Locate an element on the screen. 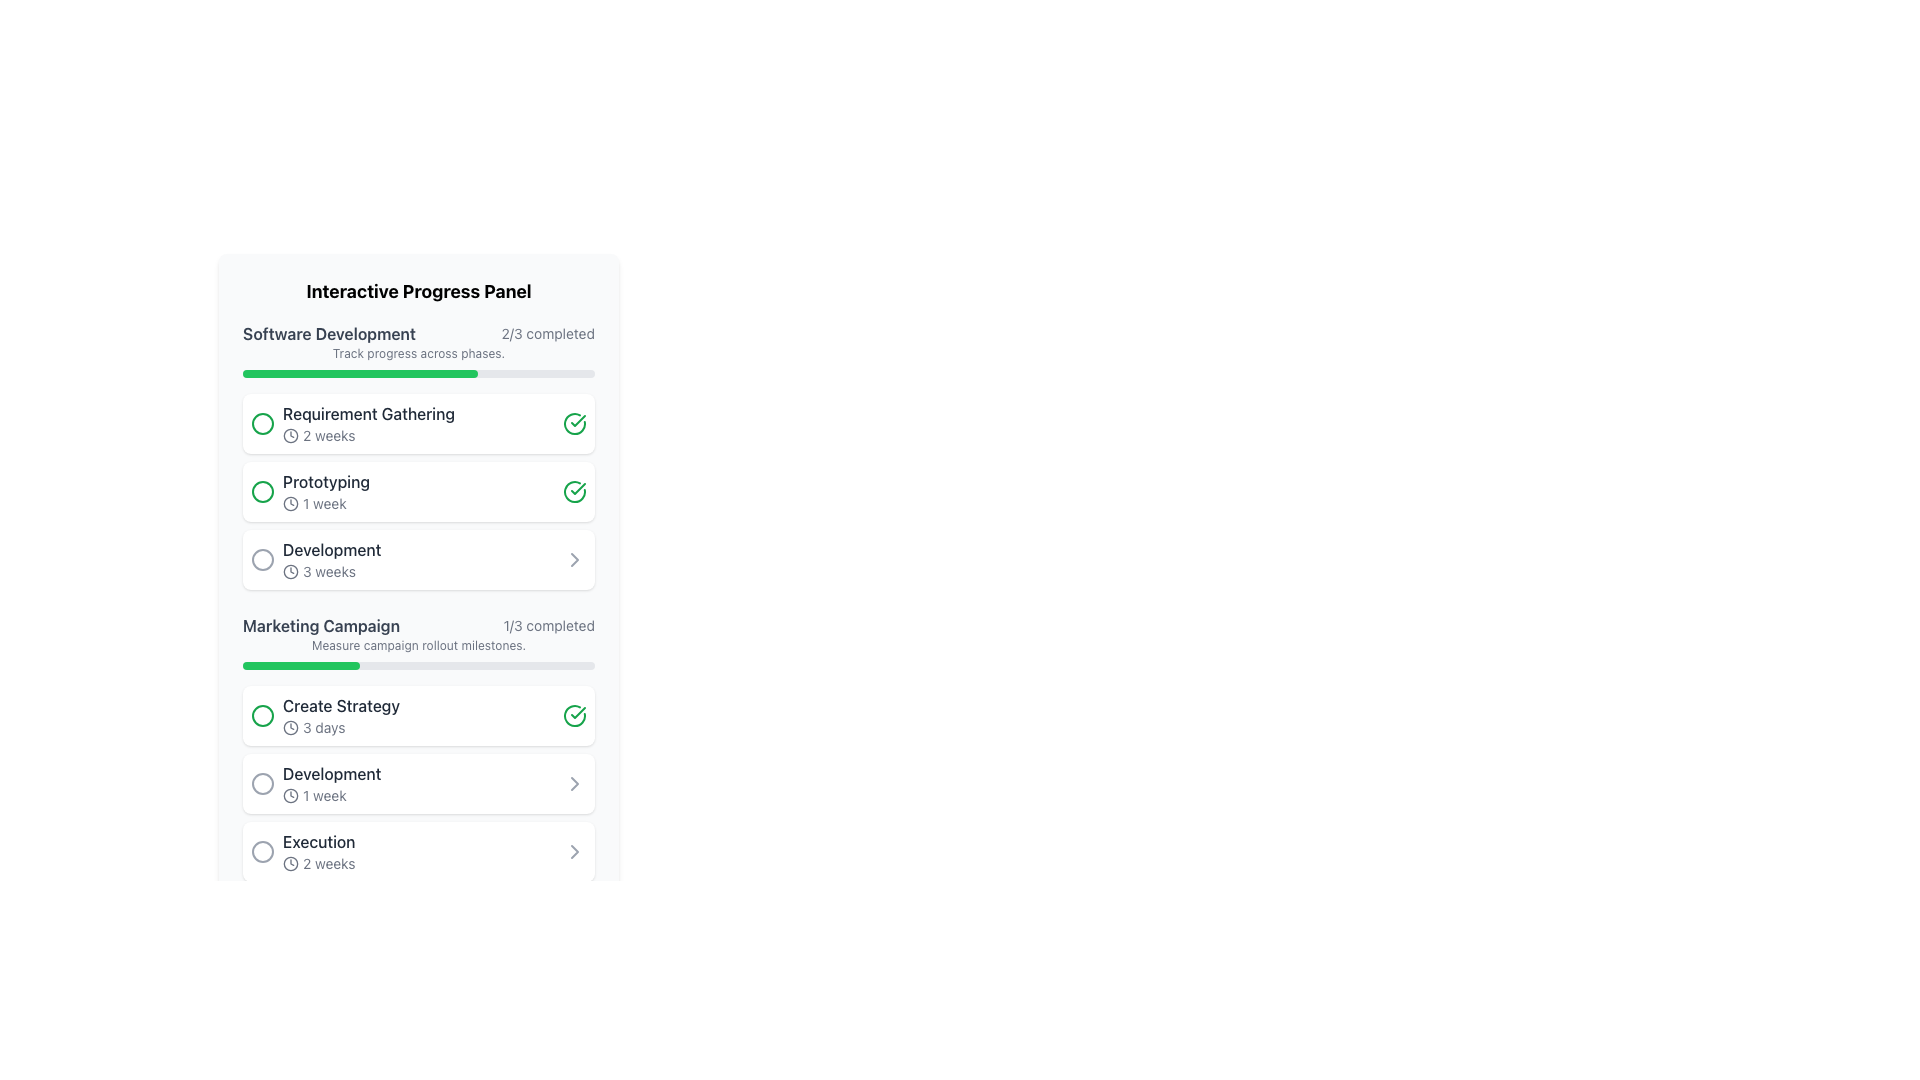 This screenshot has height=1080, width=1920. the Chevron Icon located to the right of the 'Development' text and '1 week' duration text is located at coordinates (574, 782).